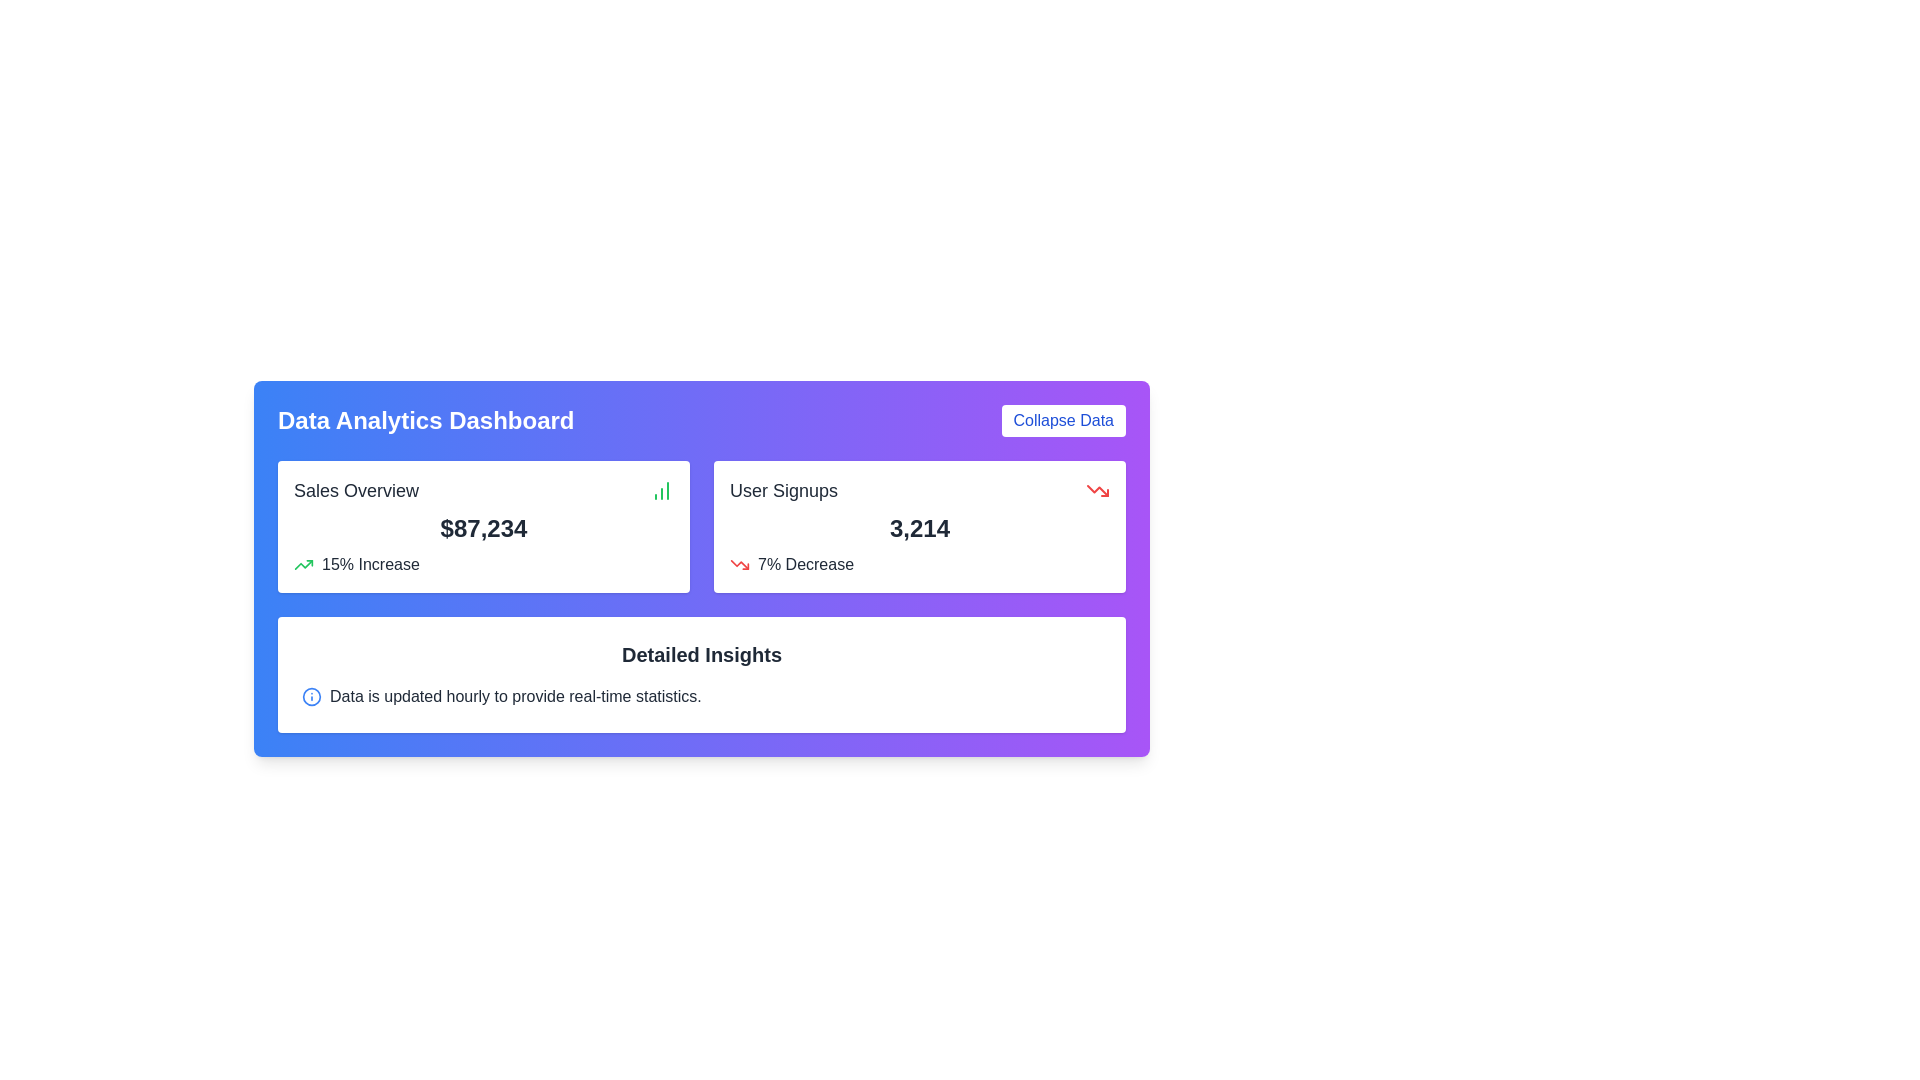 Image resolution: width=1920 pixels, height=1080 pixels. What do you see at coordinates (370, 564) in the screenshot?
I see `the text label in the 'Sales Overview' section that indicates a 15% increase in sales, located to the right of the green trending-up icon and below the numerical data '$87,234'` at bounding box center [370, 564].